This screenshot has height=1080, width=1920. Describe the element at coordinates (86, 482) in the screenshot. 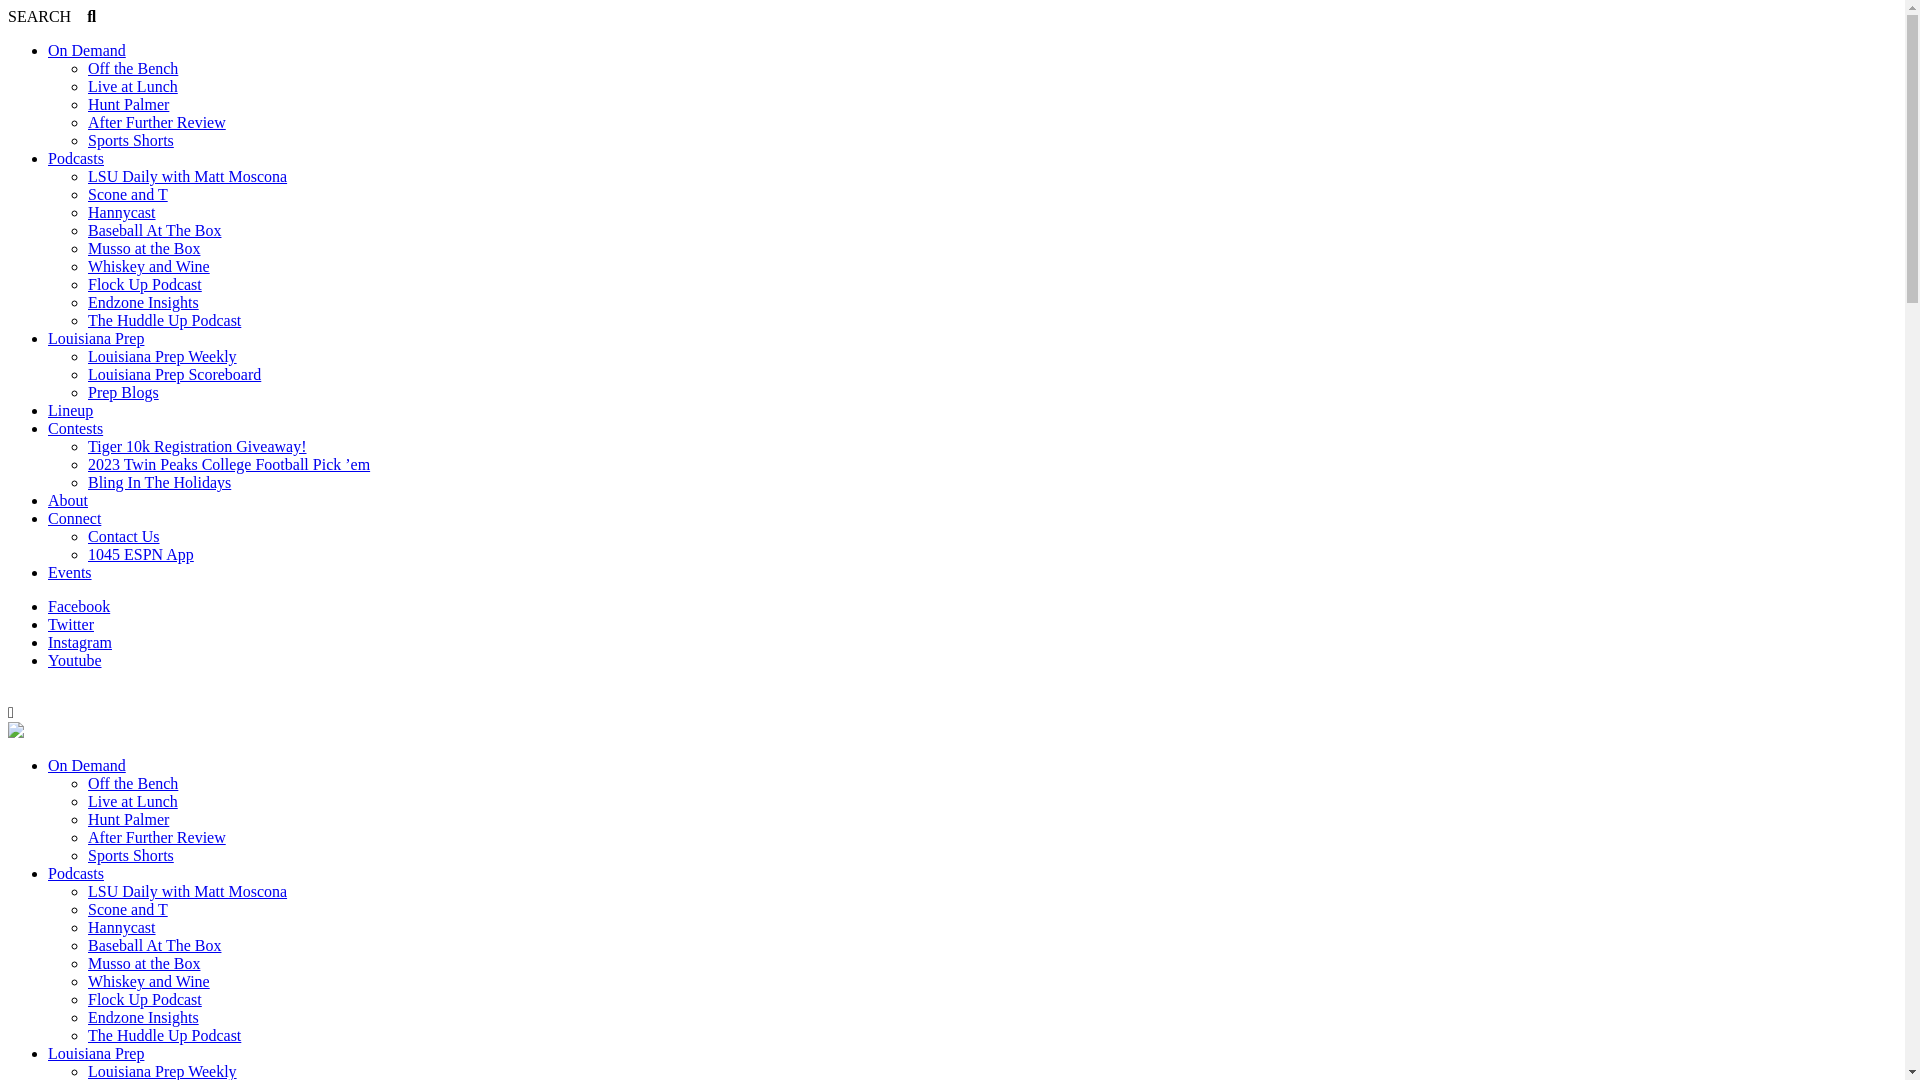

I see `'Bling In The Holidays'` at that location.